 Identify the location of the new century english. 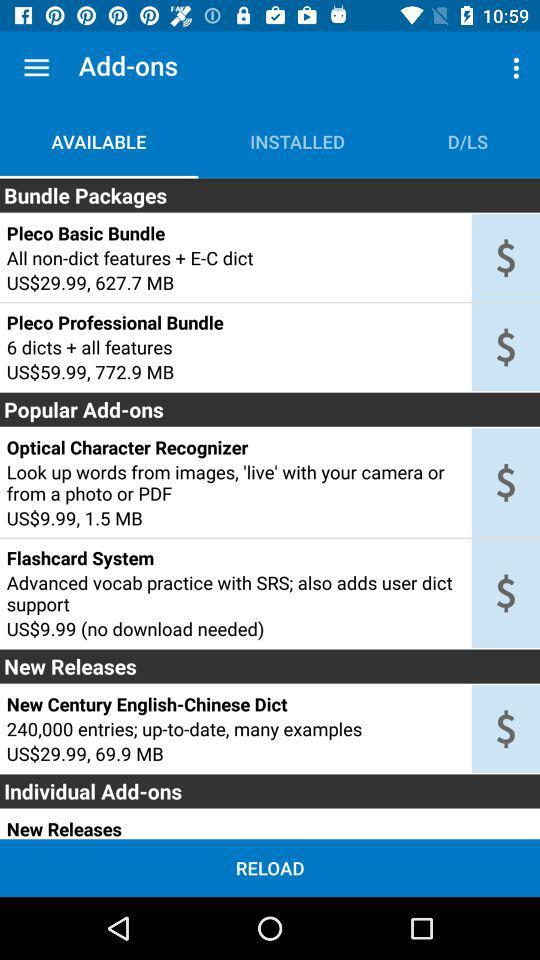
(234, 704).